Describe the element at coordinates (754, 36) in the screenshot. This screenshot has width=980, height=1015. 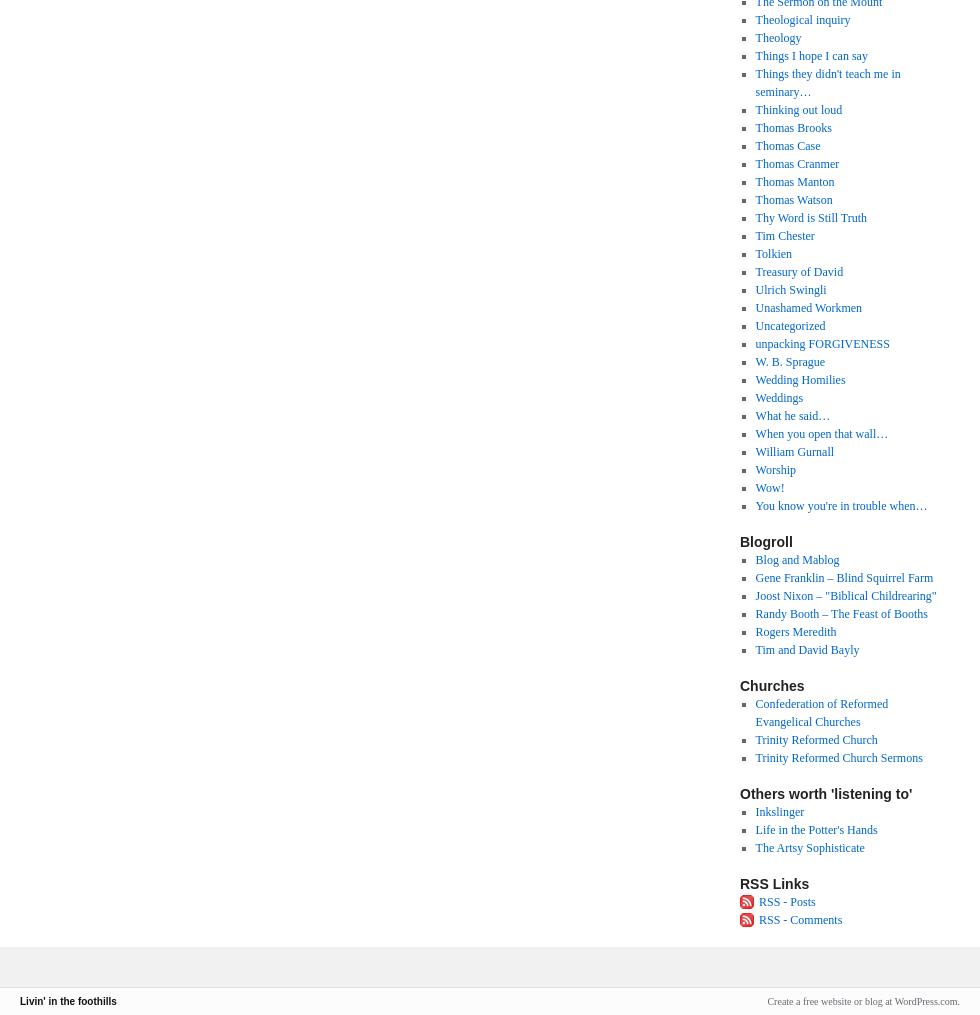
I see `'Theology'` at that location.